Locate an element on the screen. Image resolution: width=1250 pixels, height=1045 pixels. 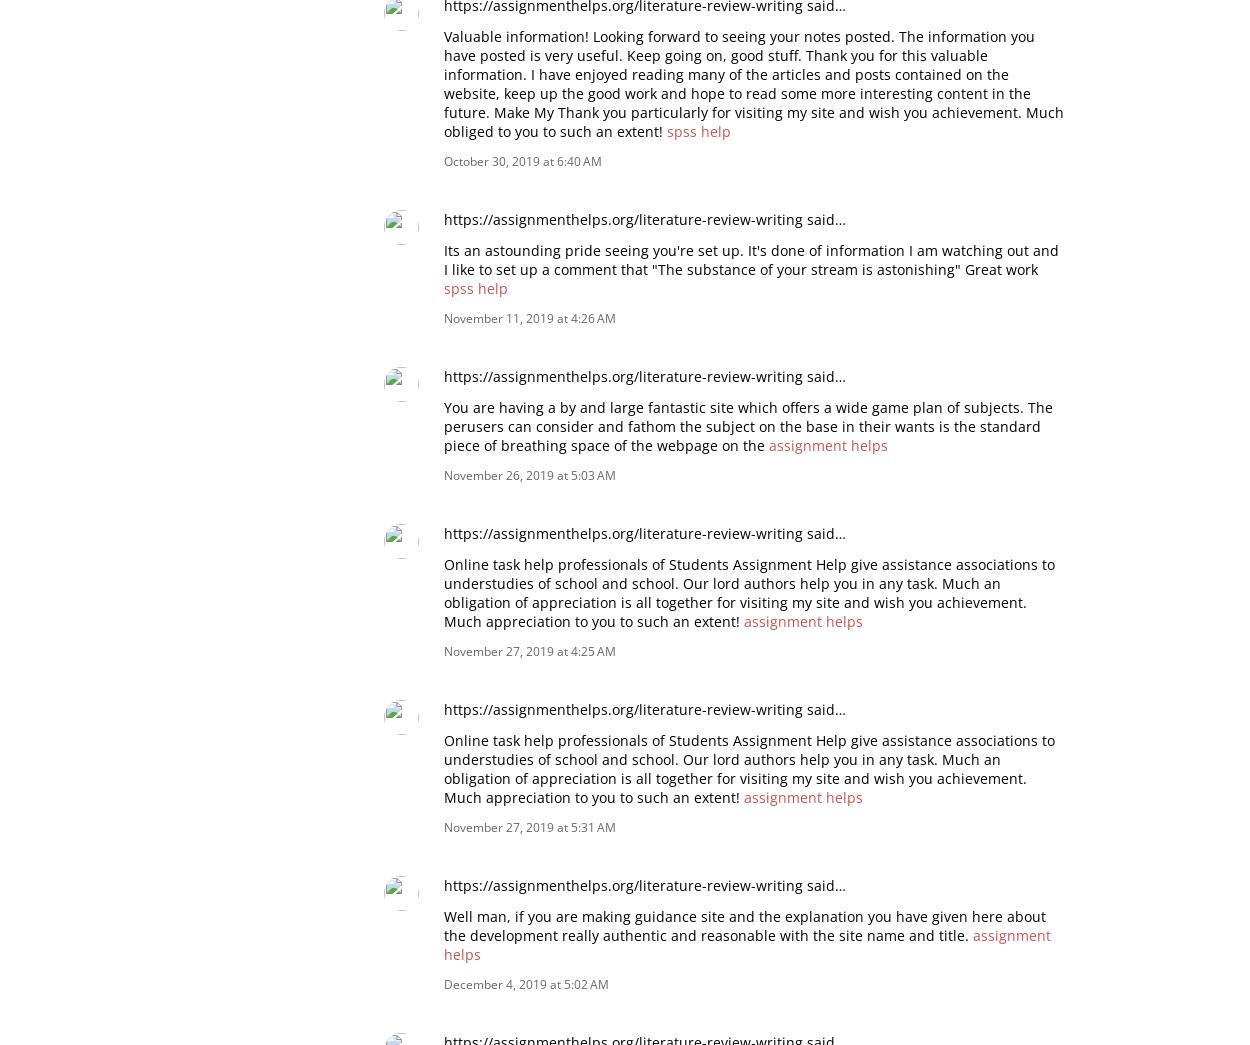
'Well man, if you are making guidance site and the explanation you have given here about the development really authentic and reasonable with the site name and title.' is located at coordinates (744, 925).